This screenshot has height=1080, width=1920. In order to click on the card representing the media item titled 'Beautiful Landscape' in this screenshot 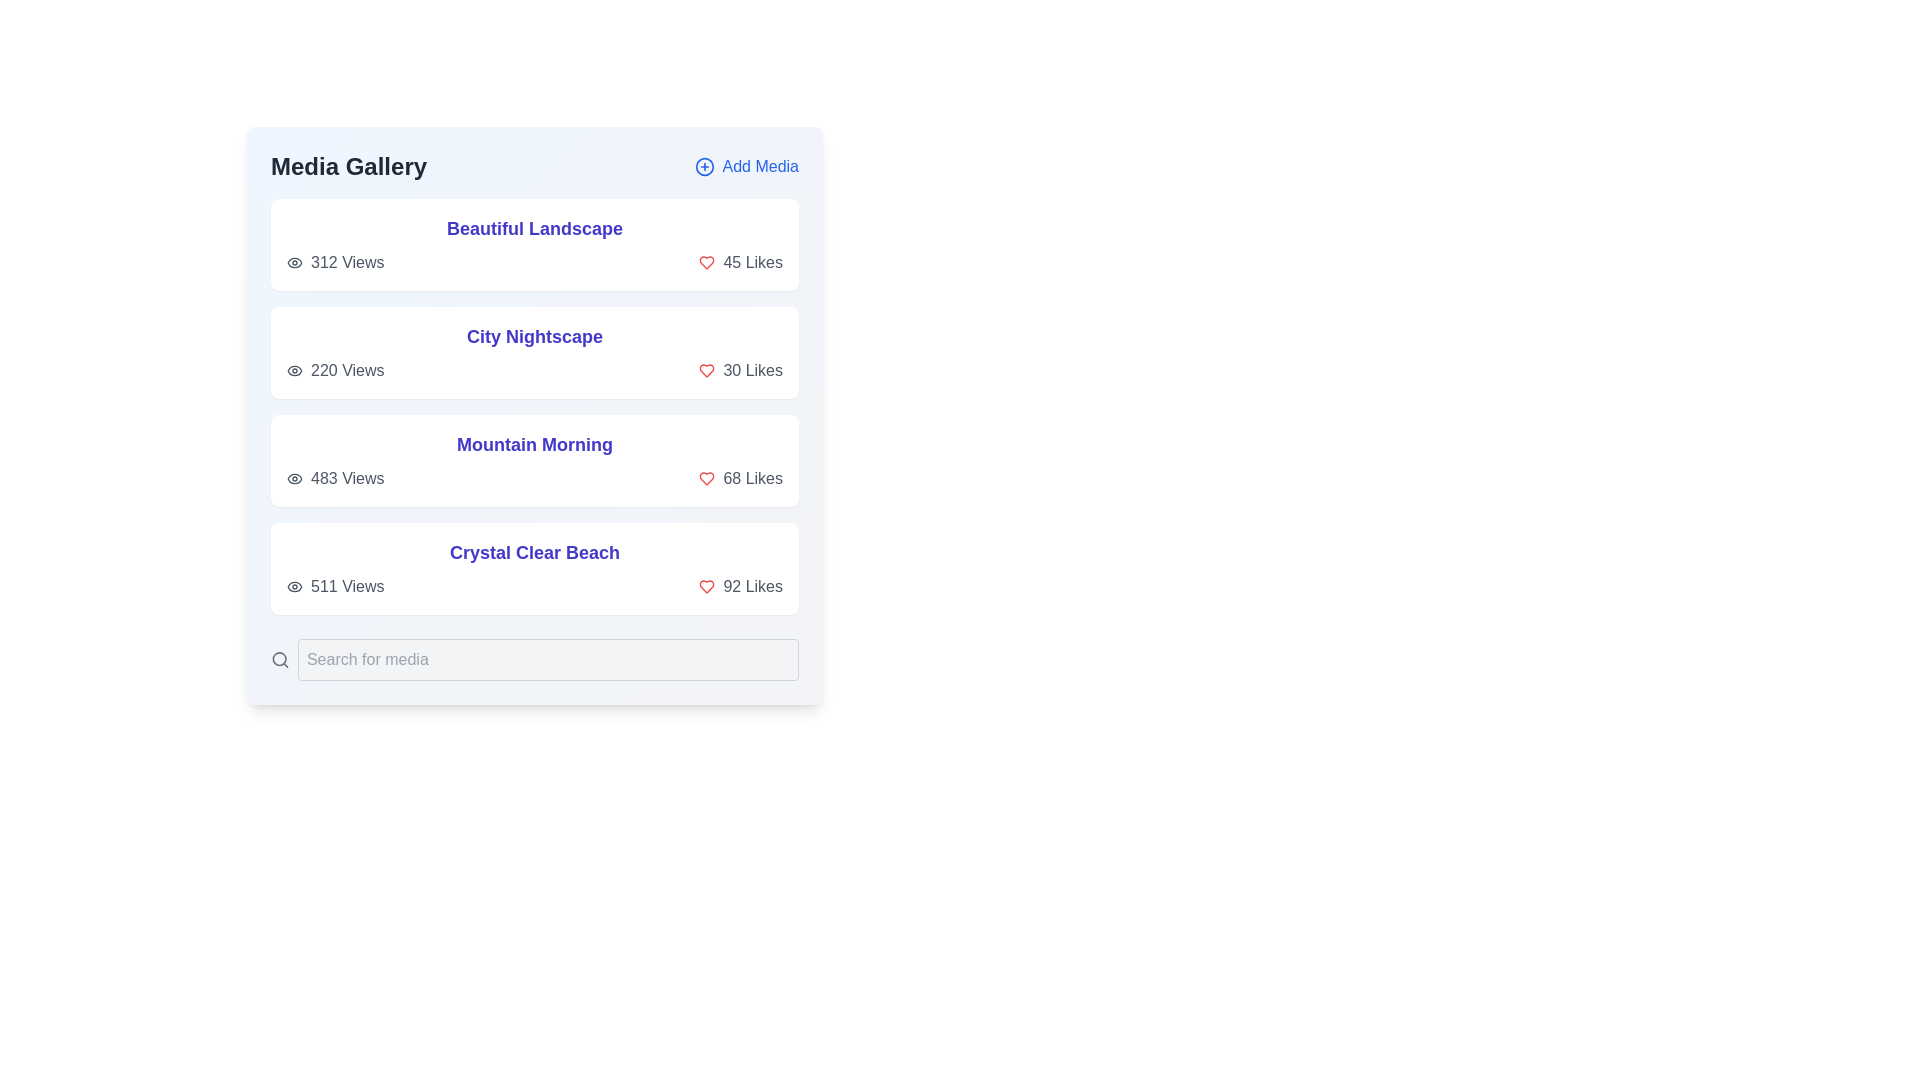, I will do `click(534, 244)`.